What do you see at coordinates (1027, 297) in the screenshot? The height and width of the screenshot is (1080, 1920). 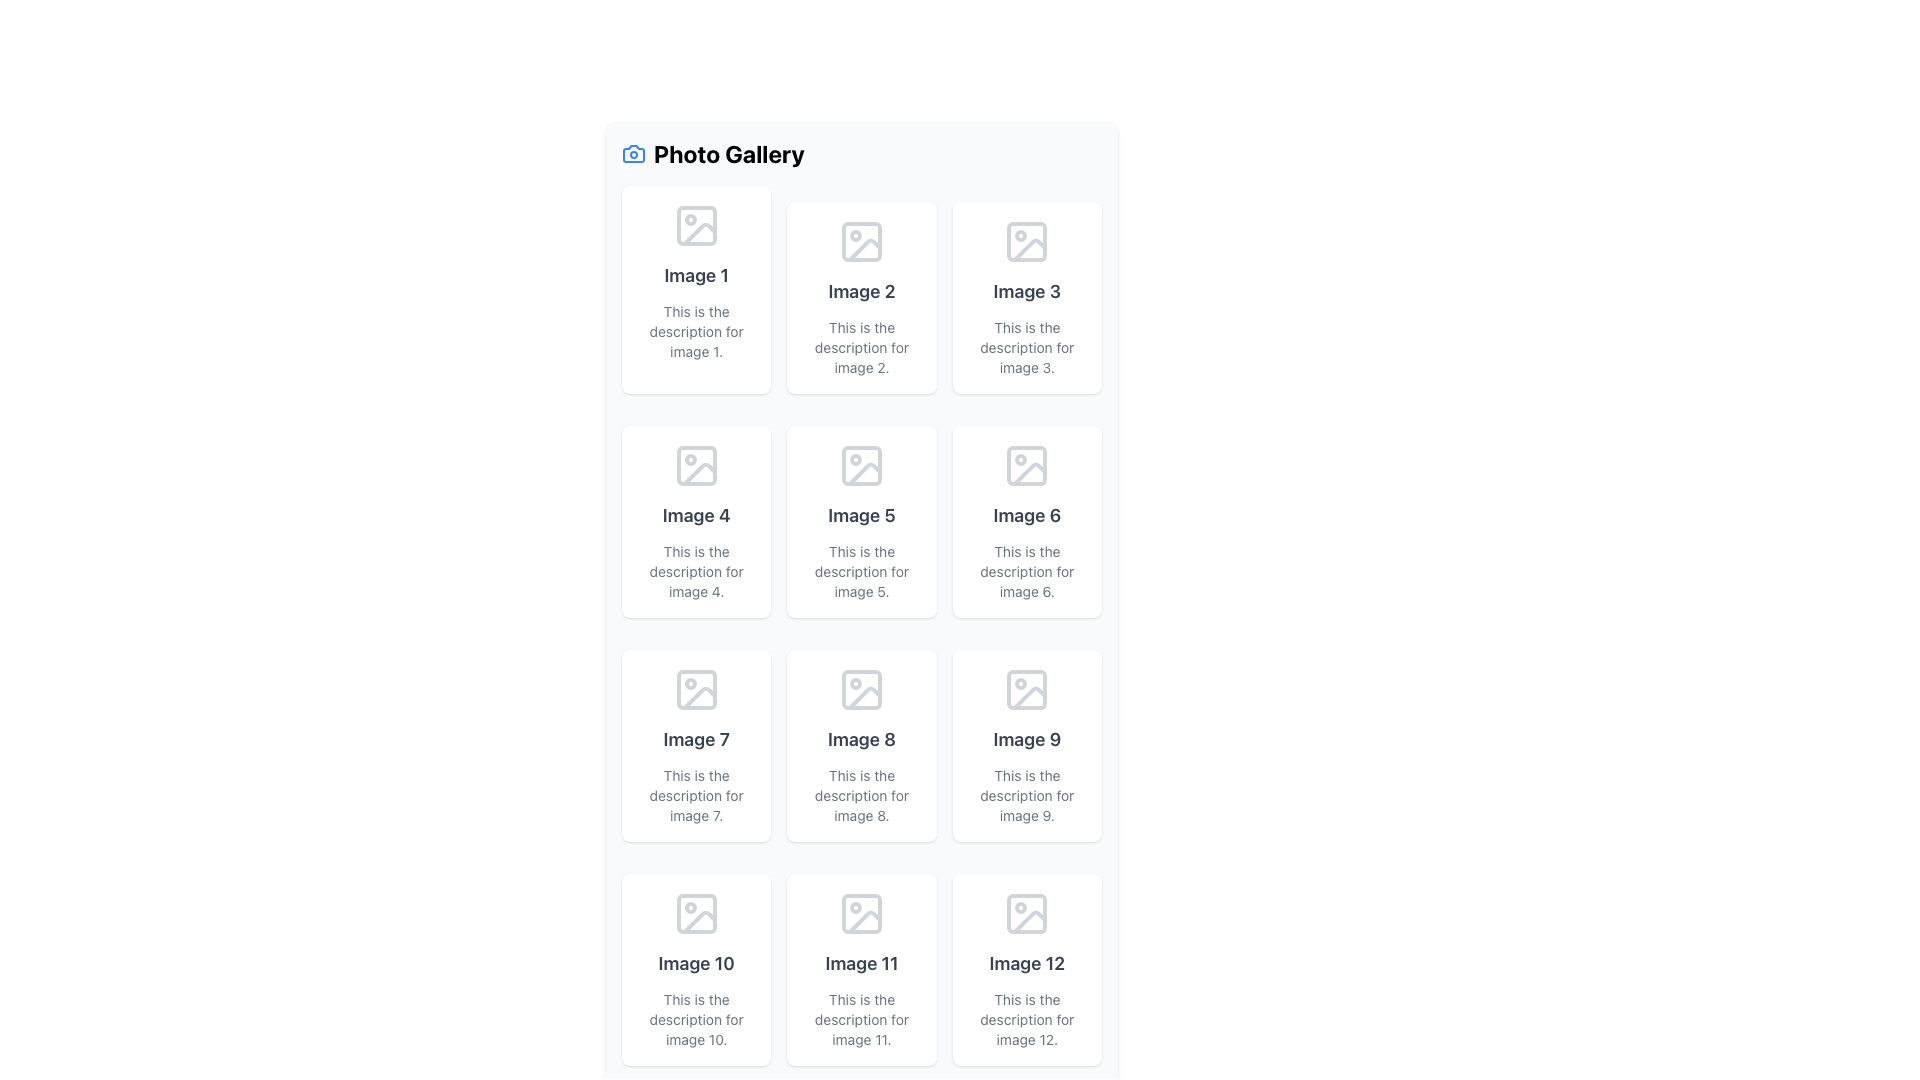 I see `the Card element representing 'Image 3' in the gallery` at bounding box center [1027, 297].